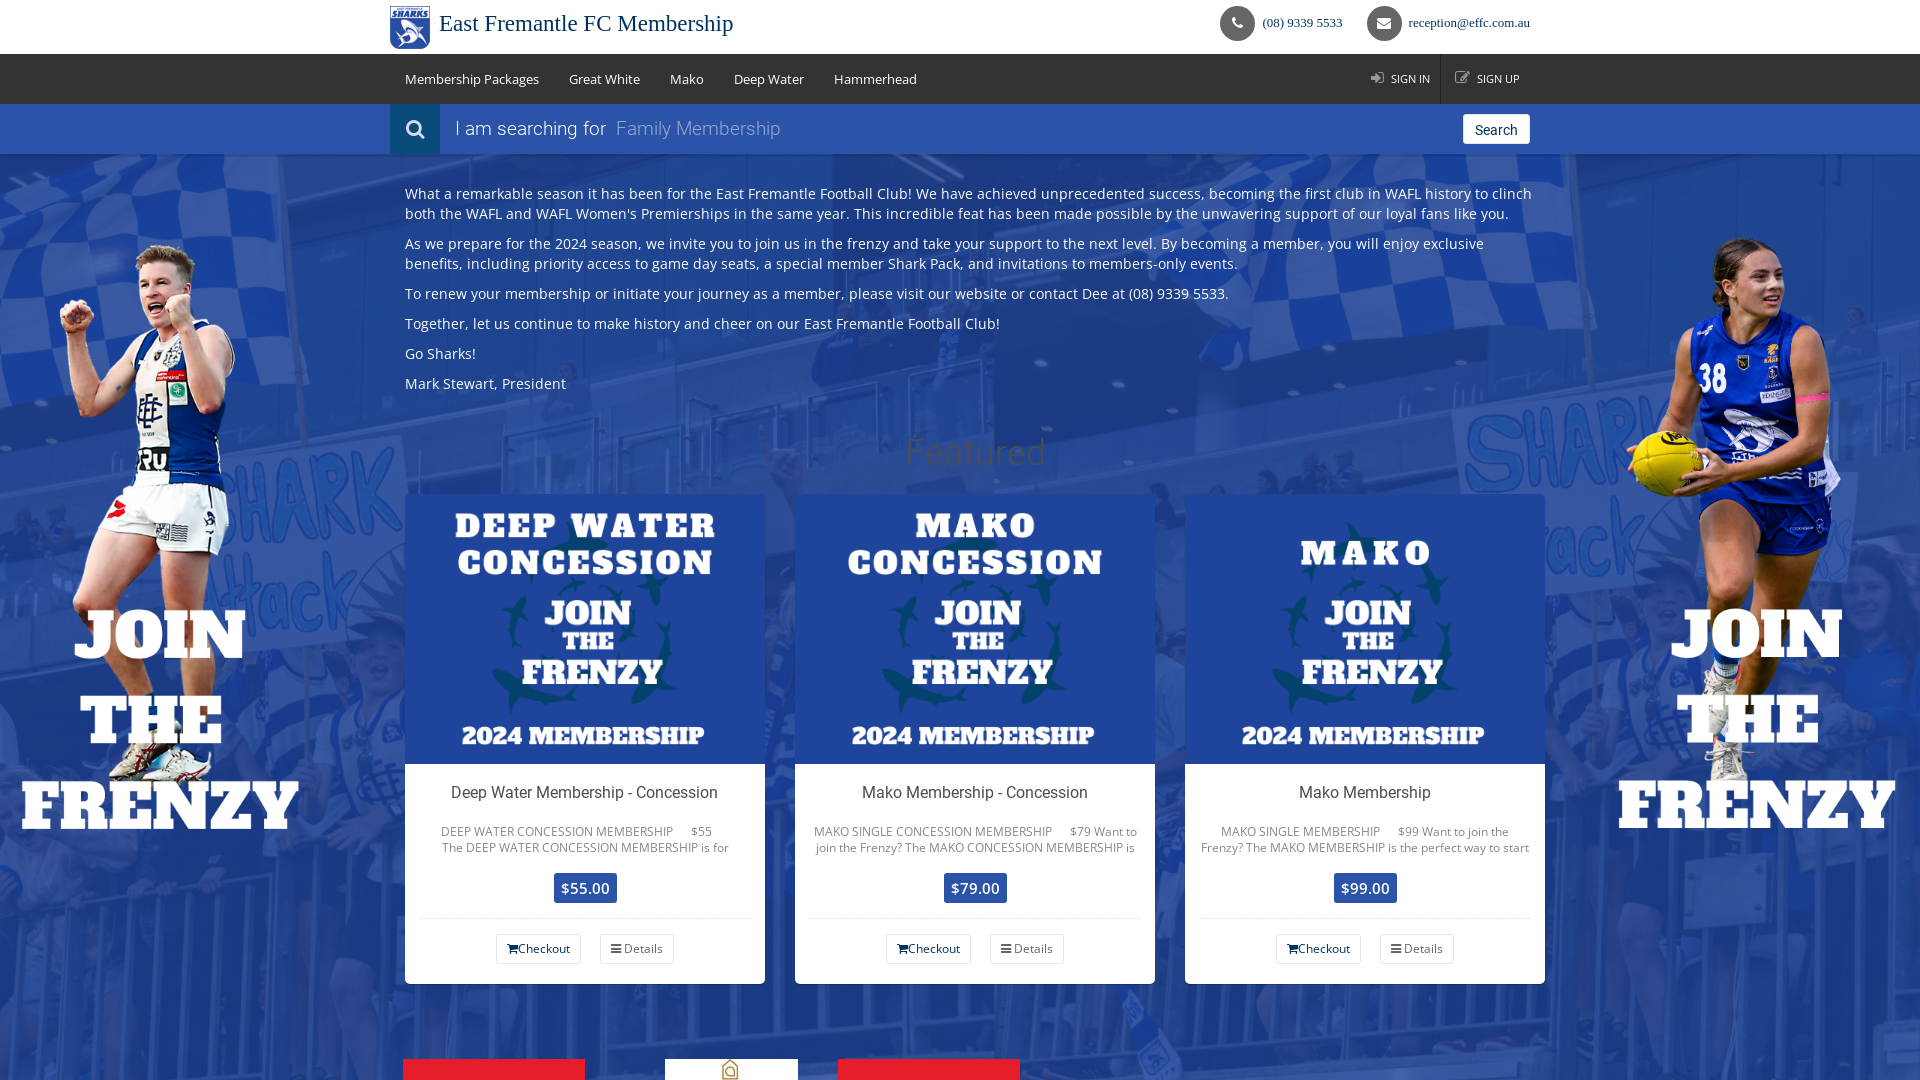 The image size is (1920, 1080). Describe the element at coordinates (1496, 128) in the screenshot. I see `'Search'` at that location.